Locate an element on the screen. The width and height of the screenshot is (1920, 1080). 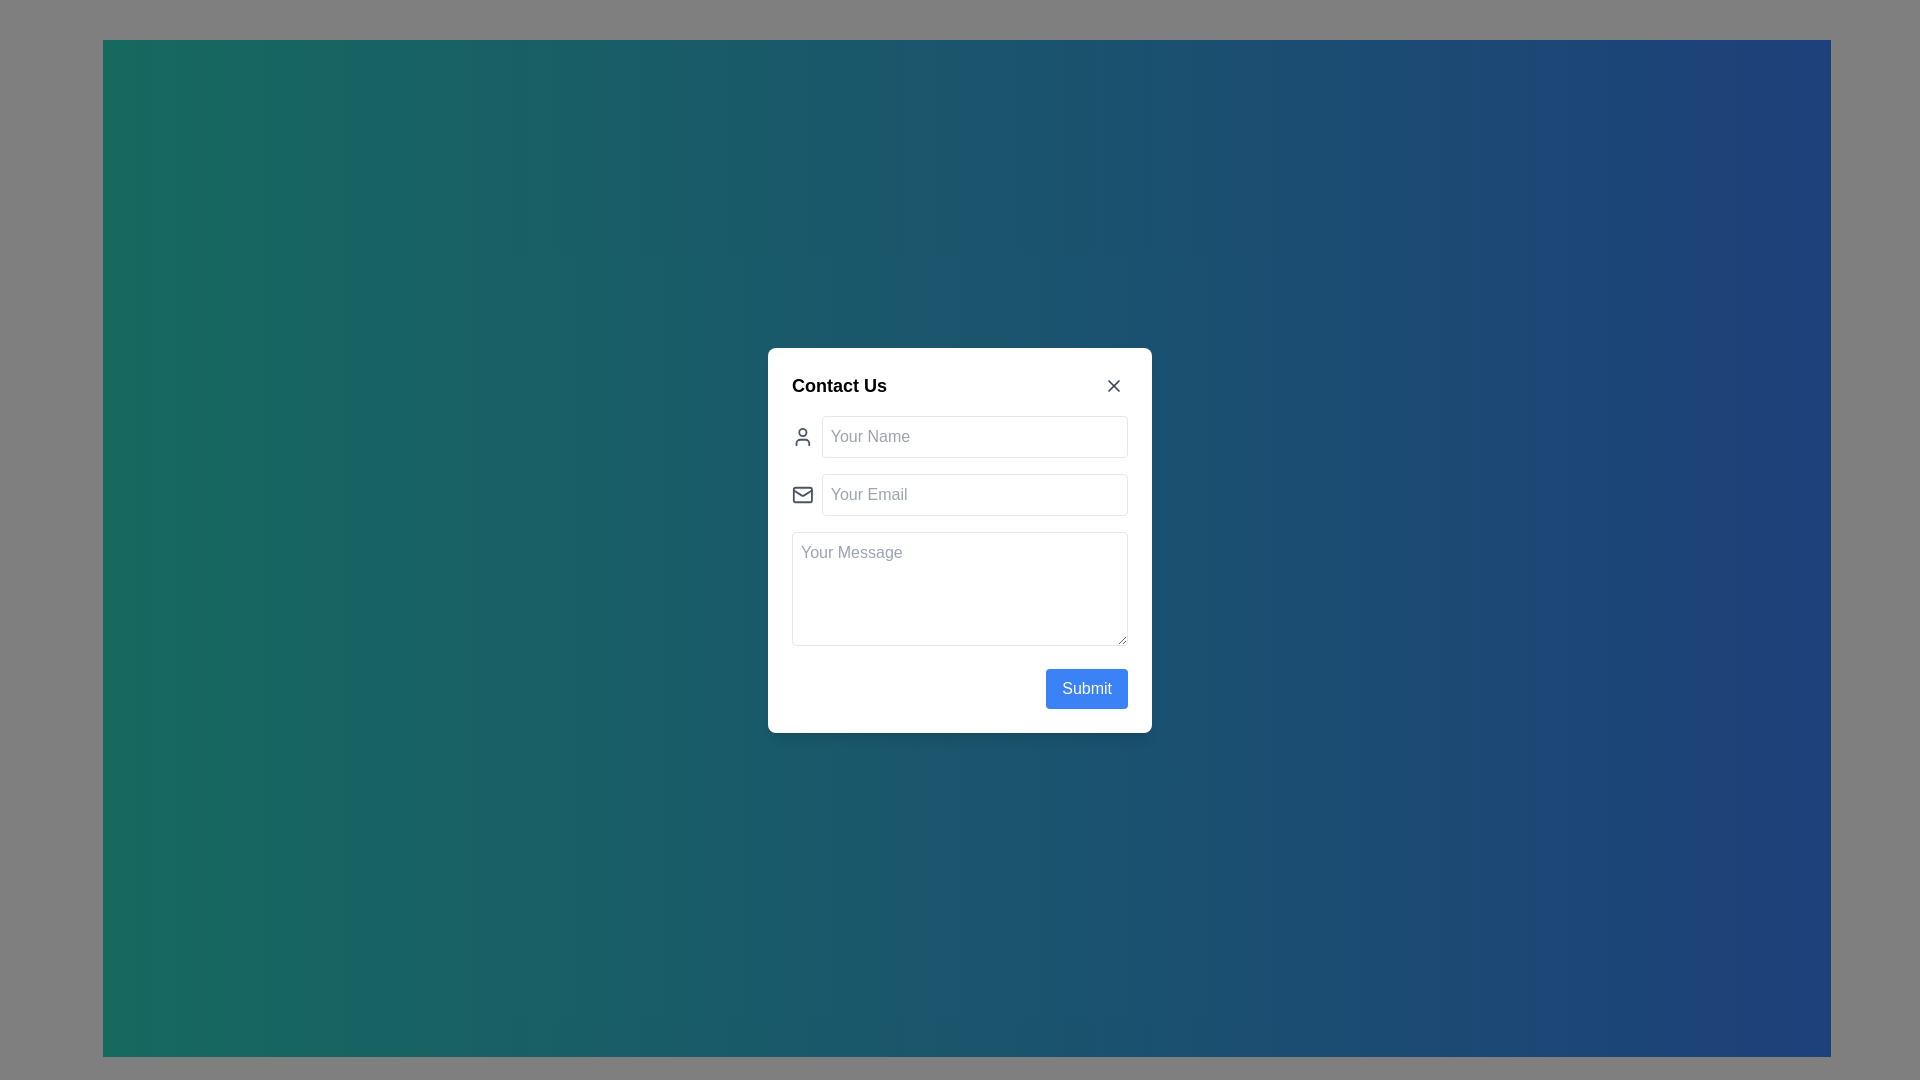
the 'Contact Us' form submission button located at the bottom-right corner of the form is located at coordinates (1086, 687).